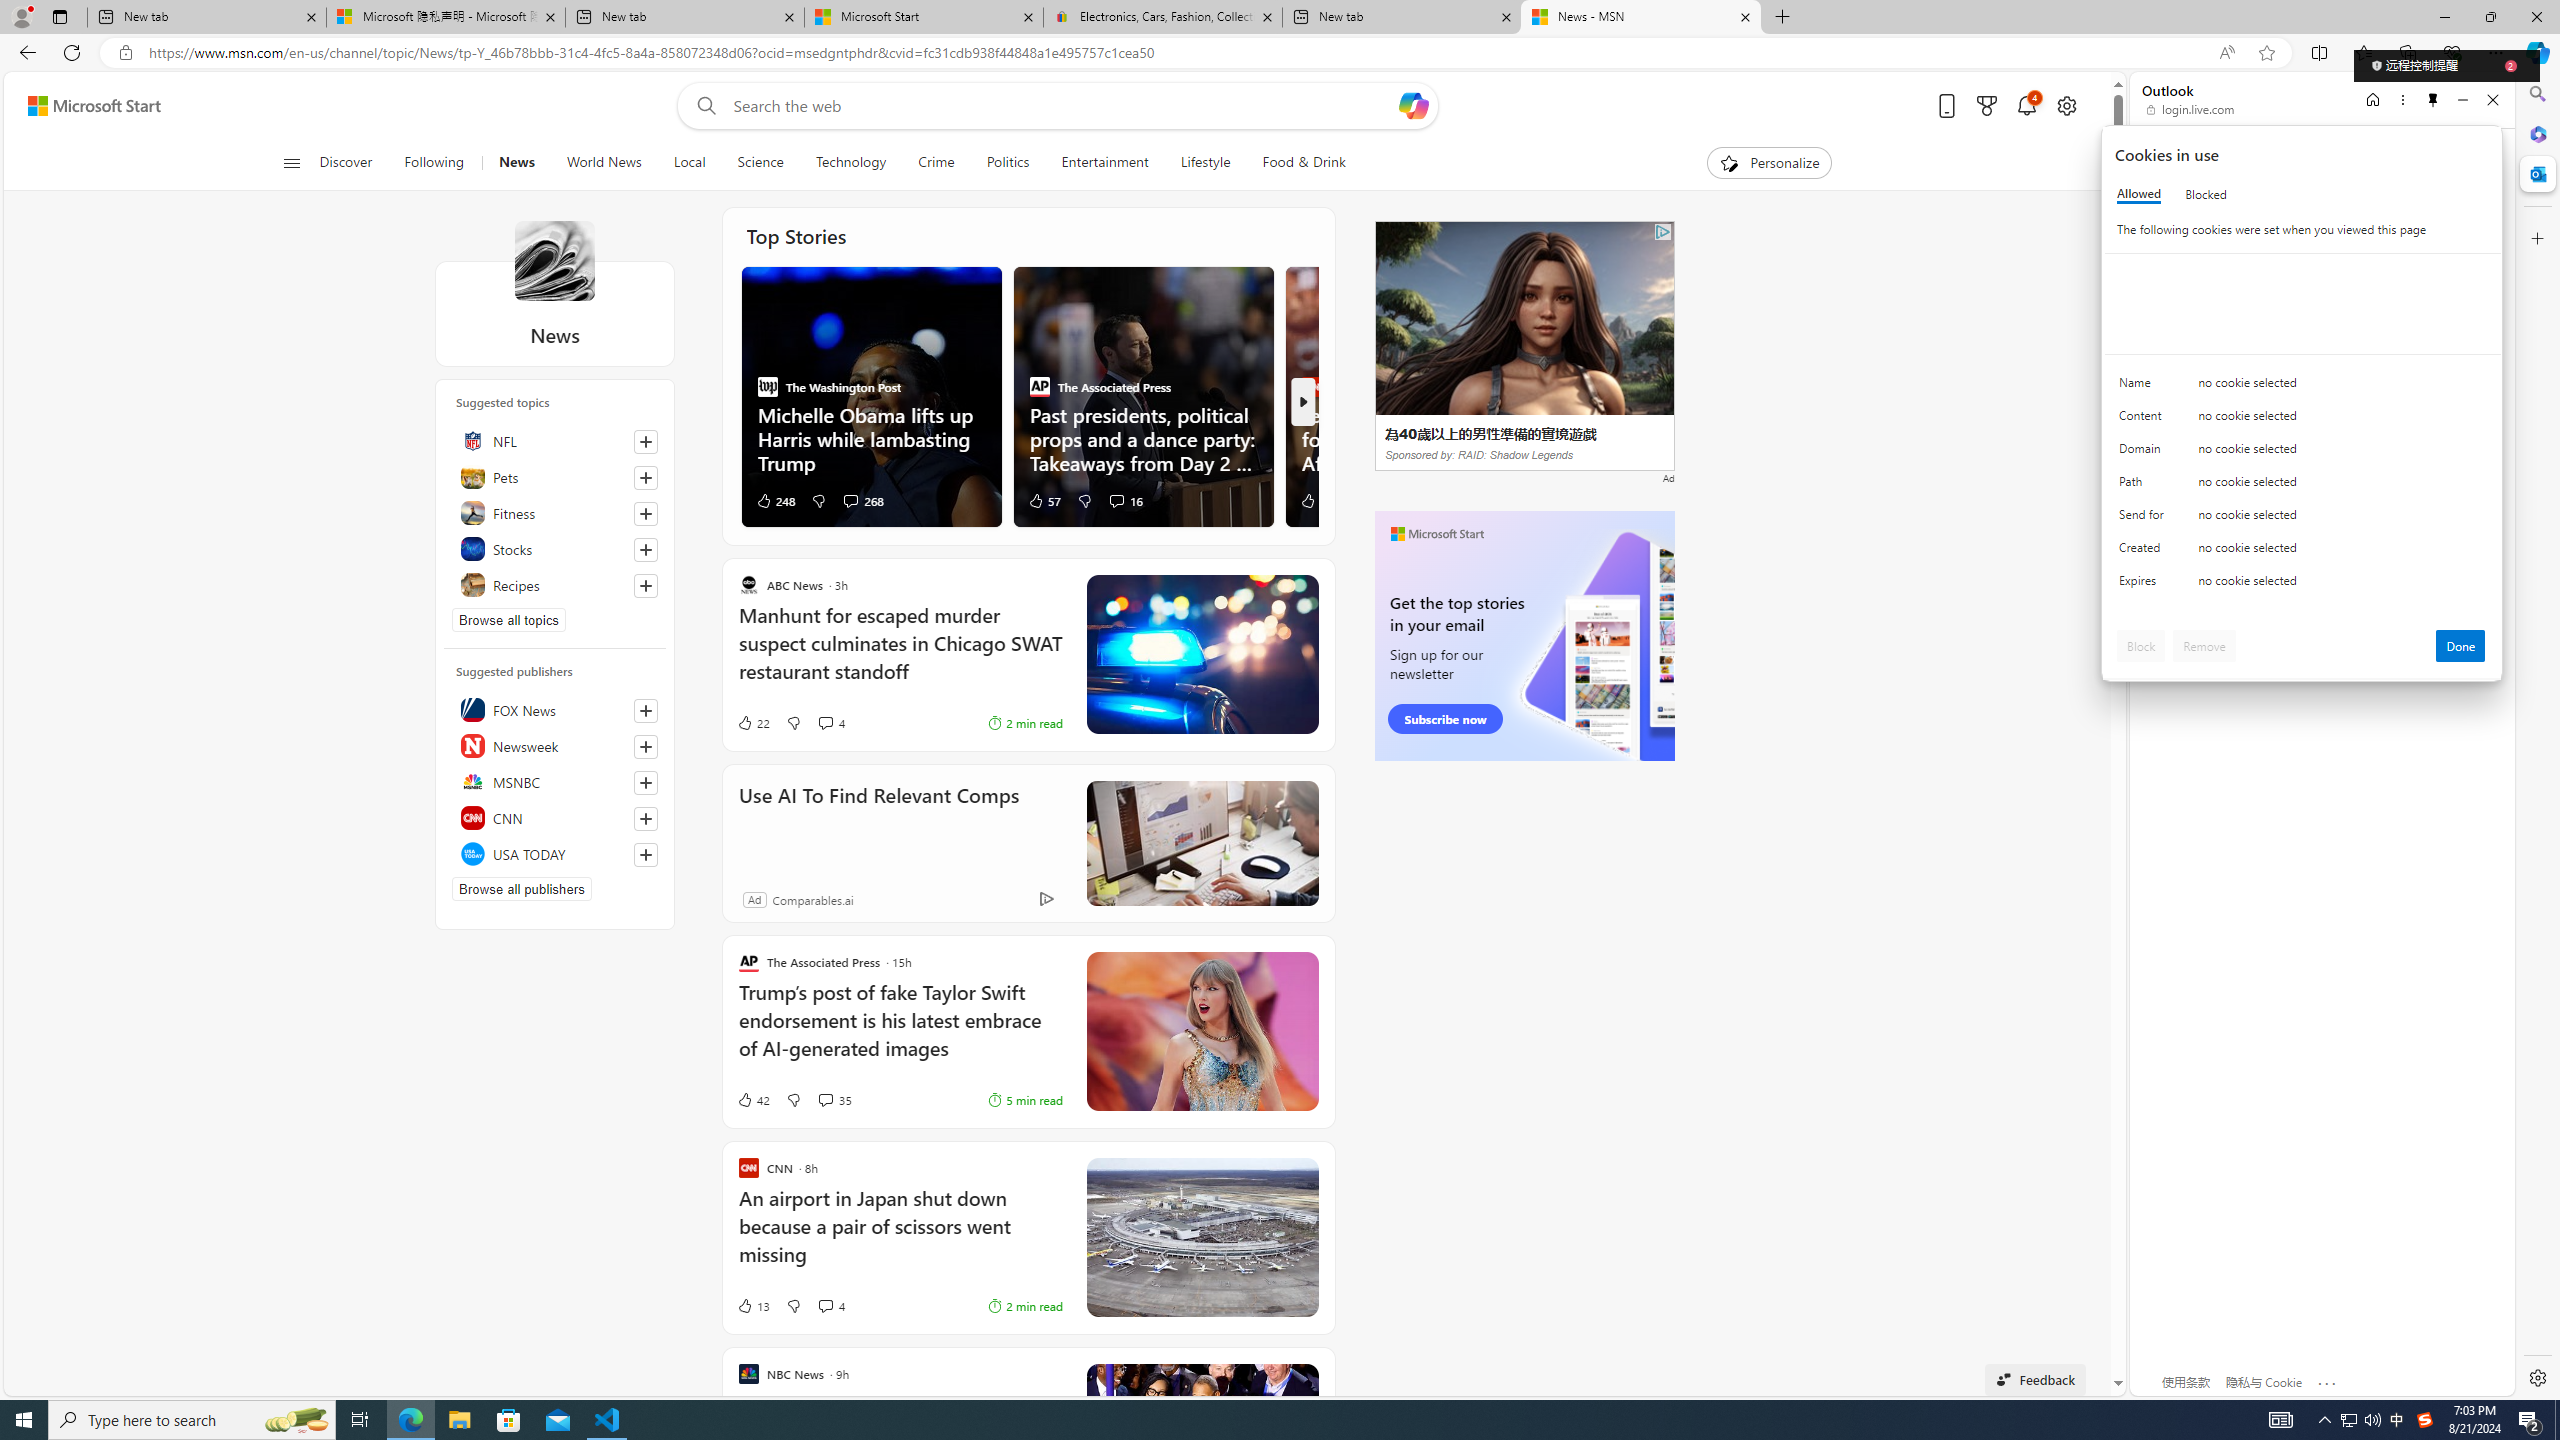  What do you see at coordinates (759, 162) in the screenshot?
I see `'Science'` at bounding box center [759, 162].